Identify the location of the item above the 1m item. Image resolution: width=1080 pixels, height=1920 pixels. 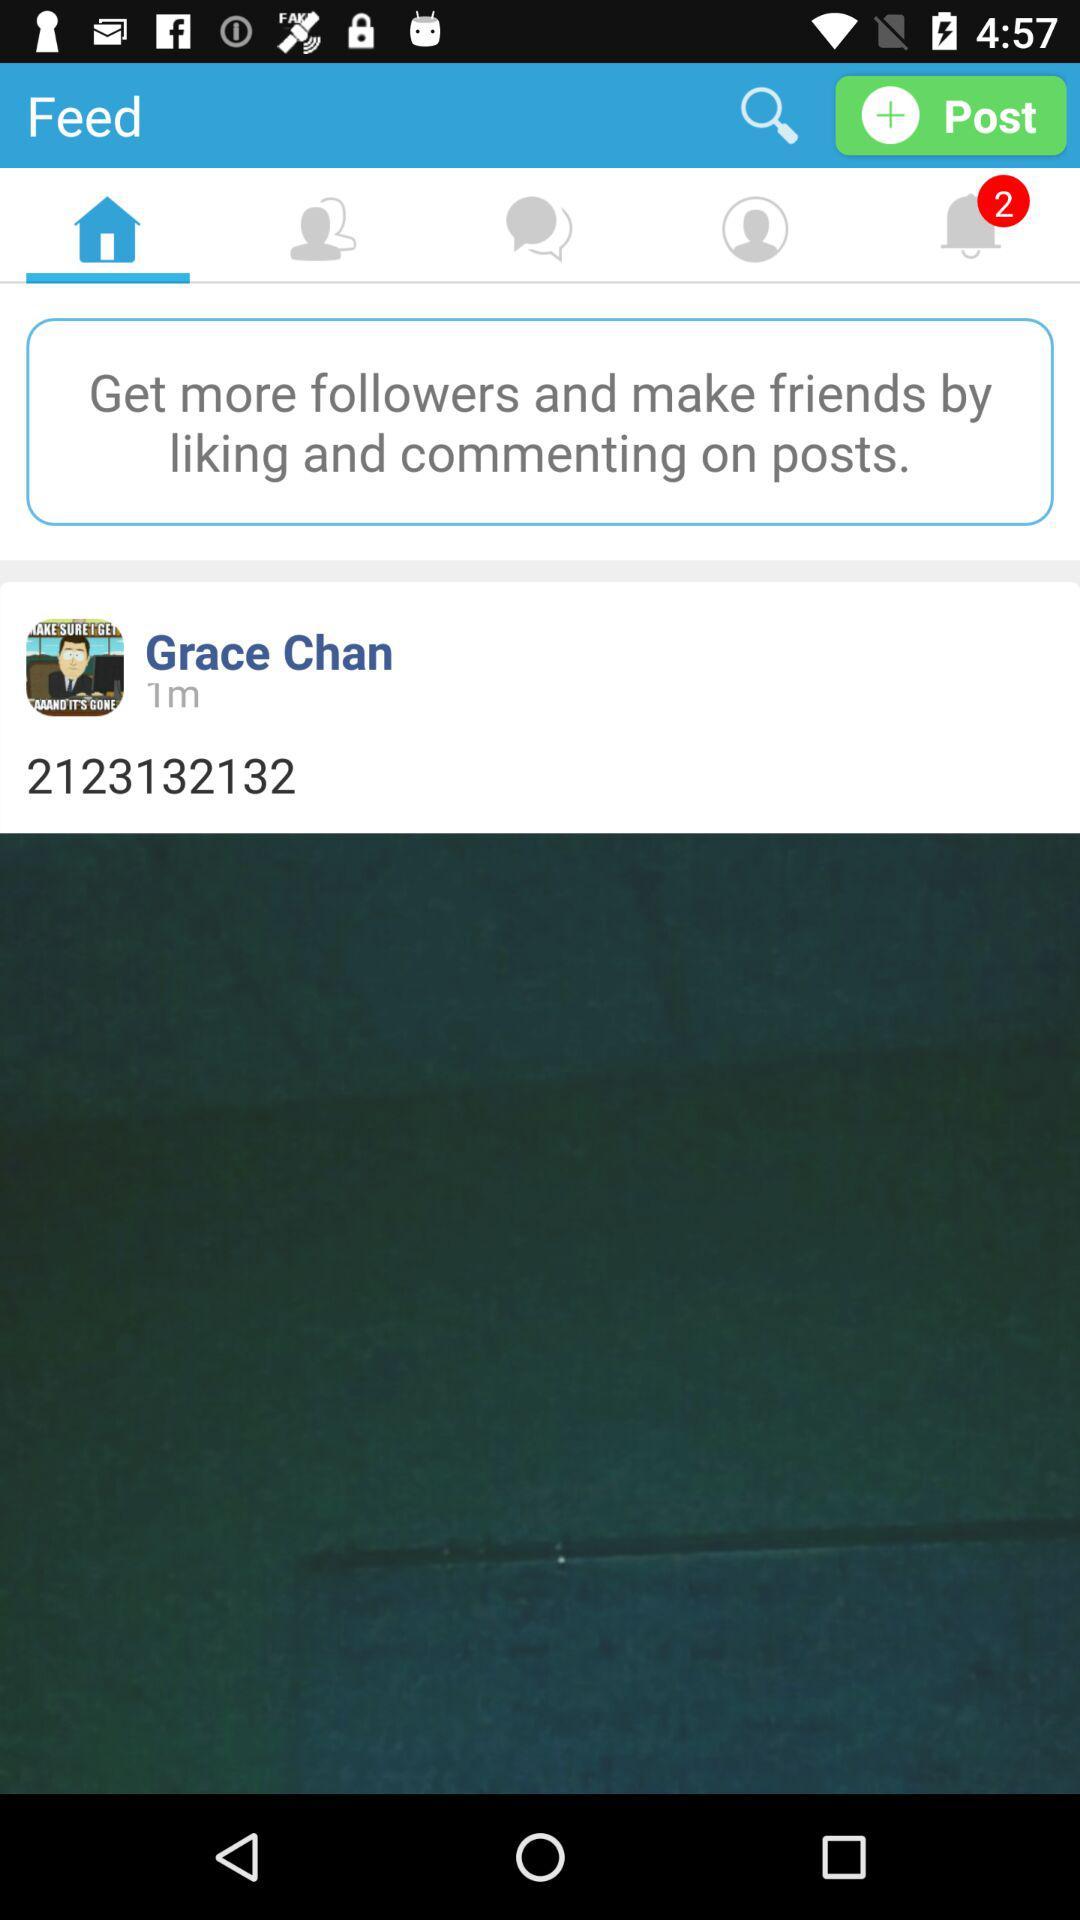
(268, 651).